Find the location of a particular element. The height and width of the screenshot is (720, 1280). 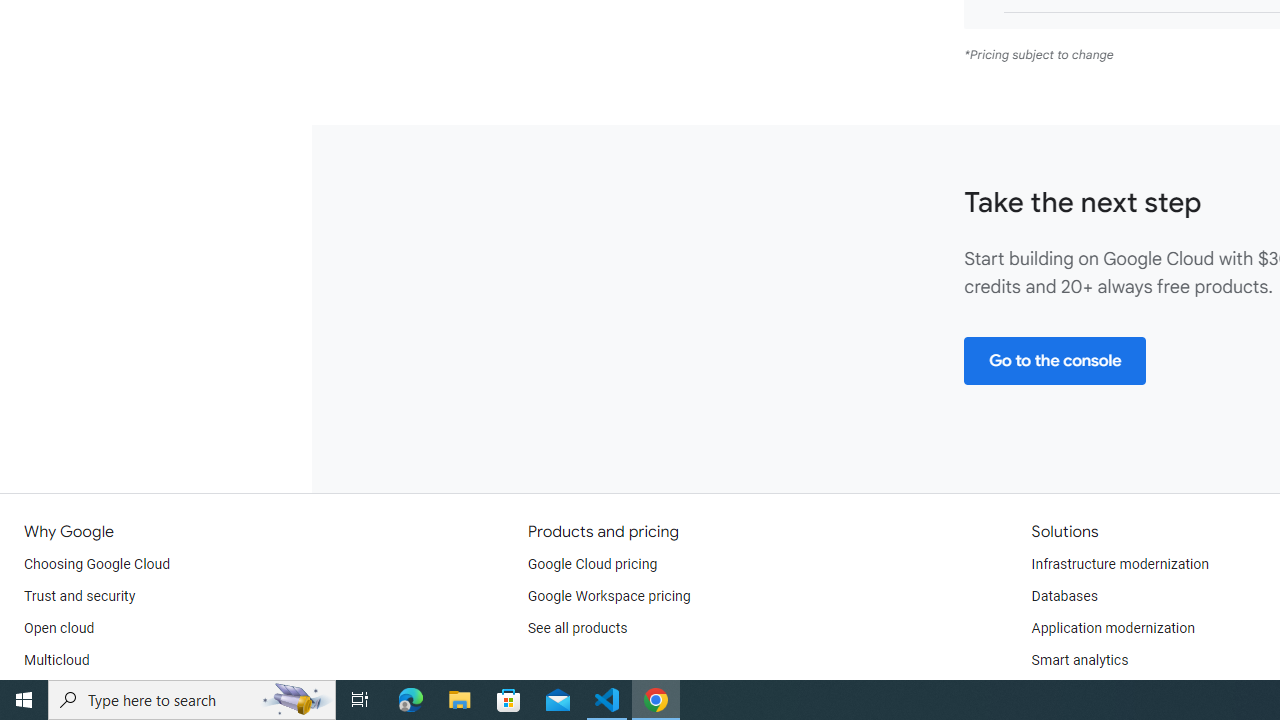

'Google Workspace pricing' is located at coordinates (608, 595).